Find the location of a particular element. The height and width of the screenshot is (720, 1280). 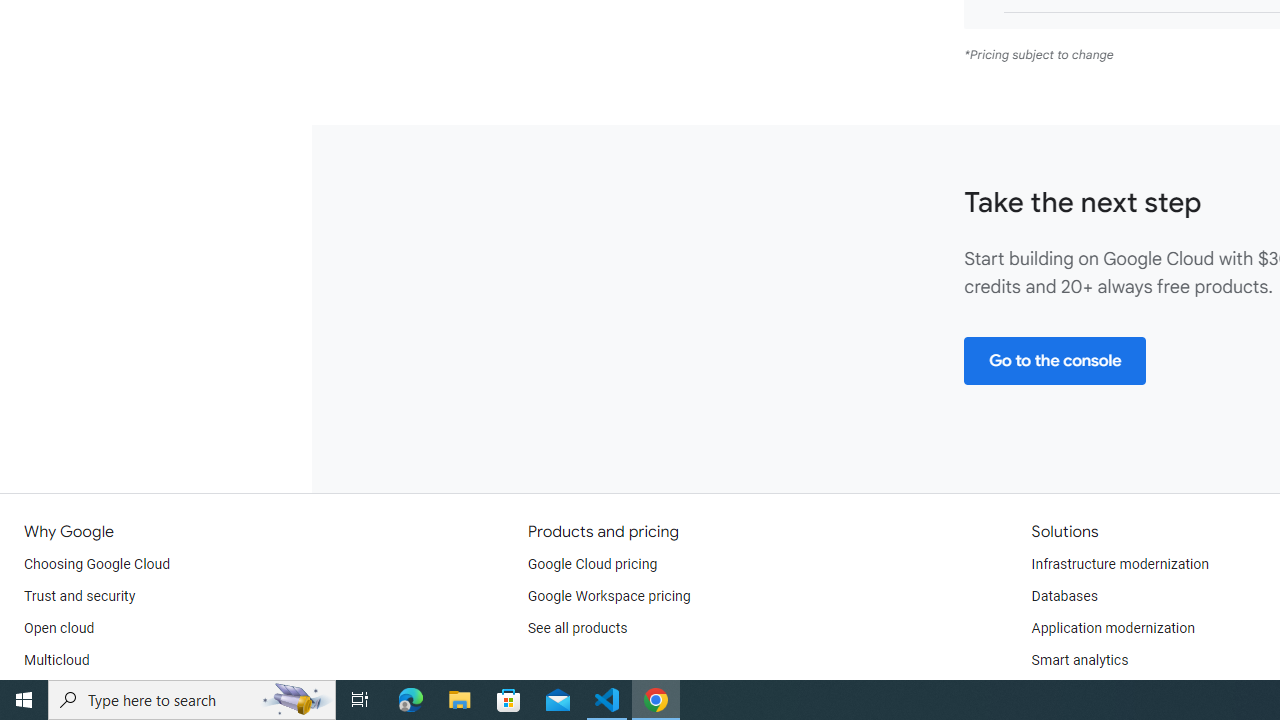

'Google Workspace pricing' is located at coordinates (608, 595).